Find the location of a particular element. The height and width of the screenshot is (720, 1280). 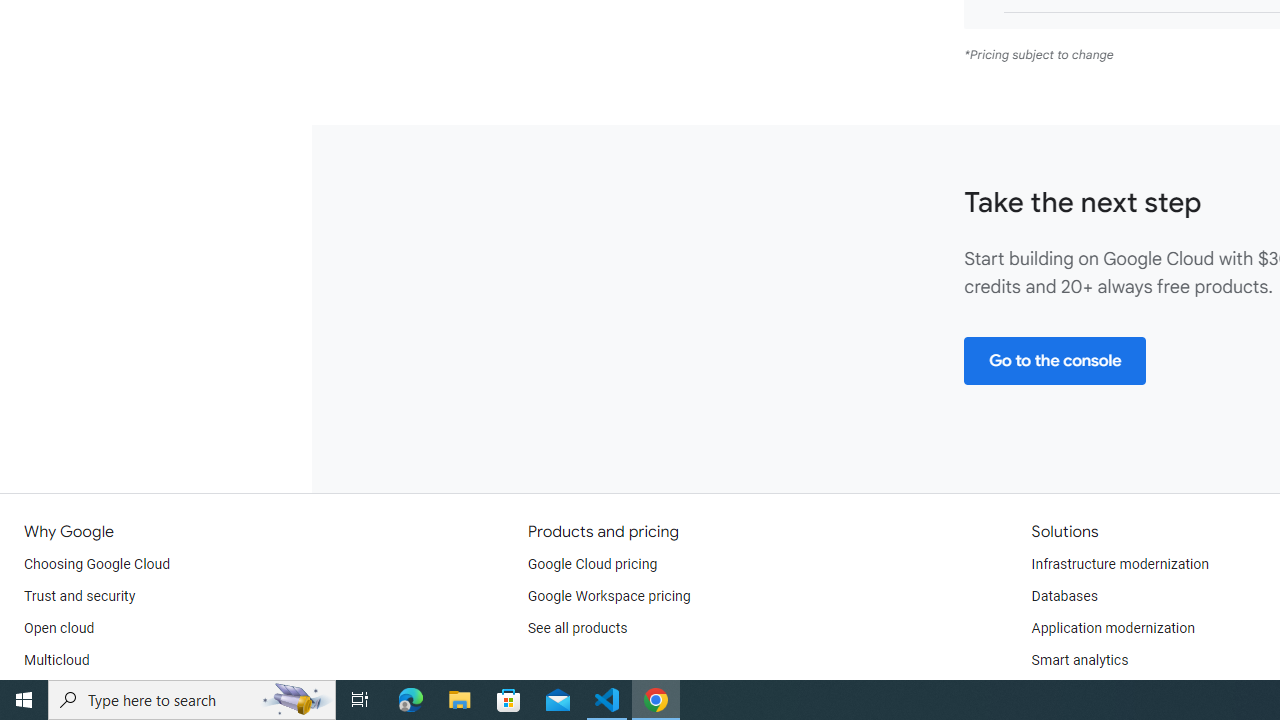

'Google Workspace pricing' is located at coordinates (608, 595).